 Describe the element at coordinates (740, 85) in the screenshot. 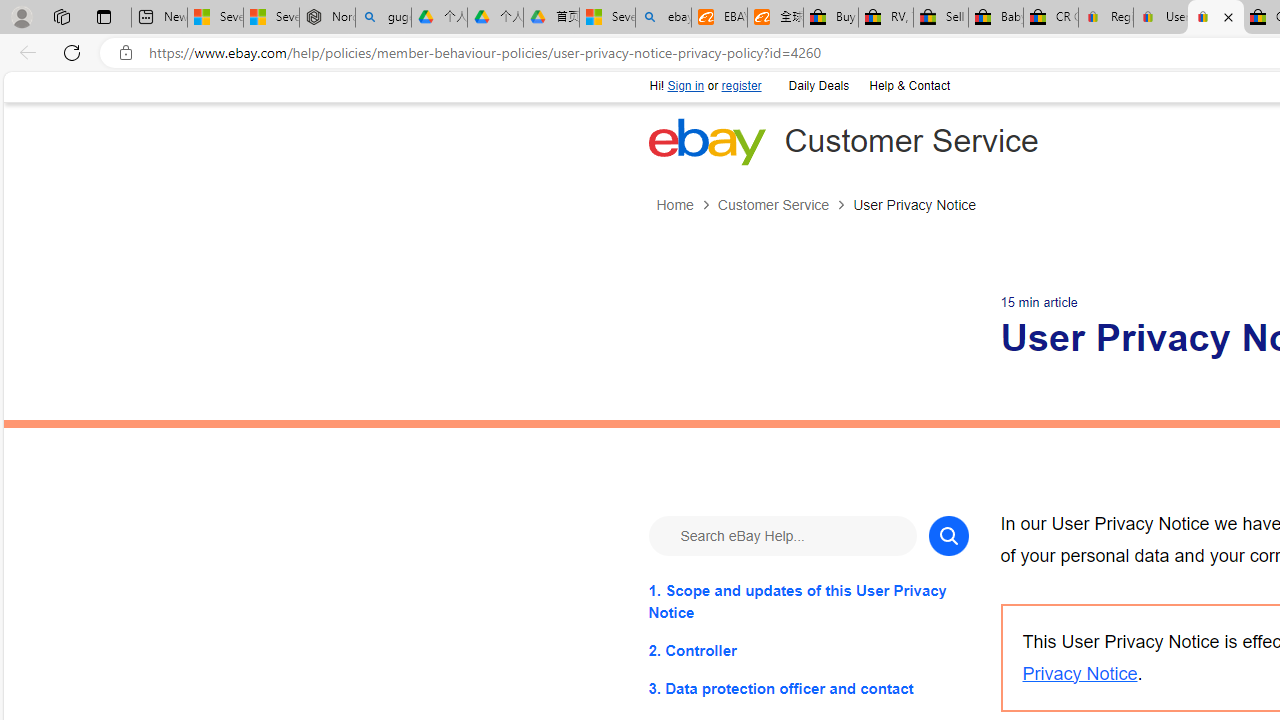

I see `'register'` at that location.